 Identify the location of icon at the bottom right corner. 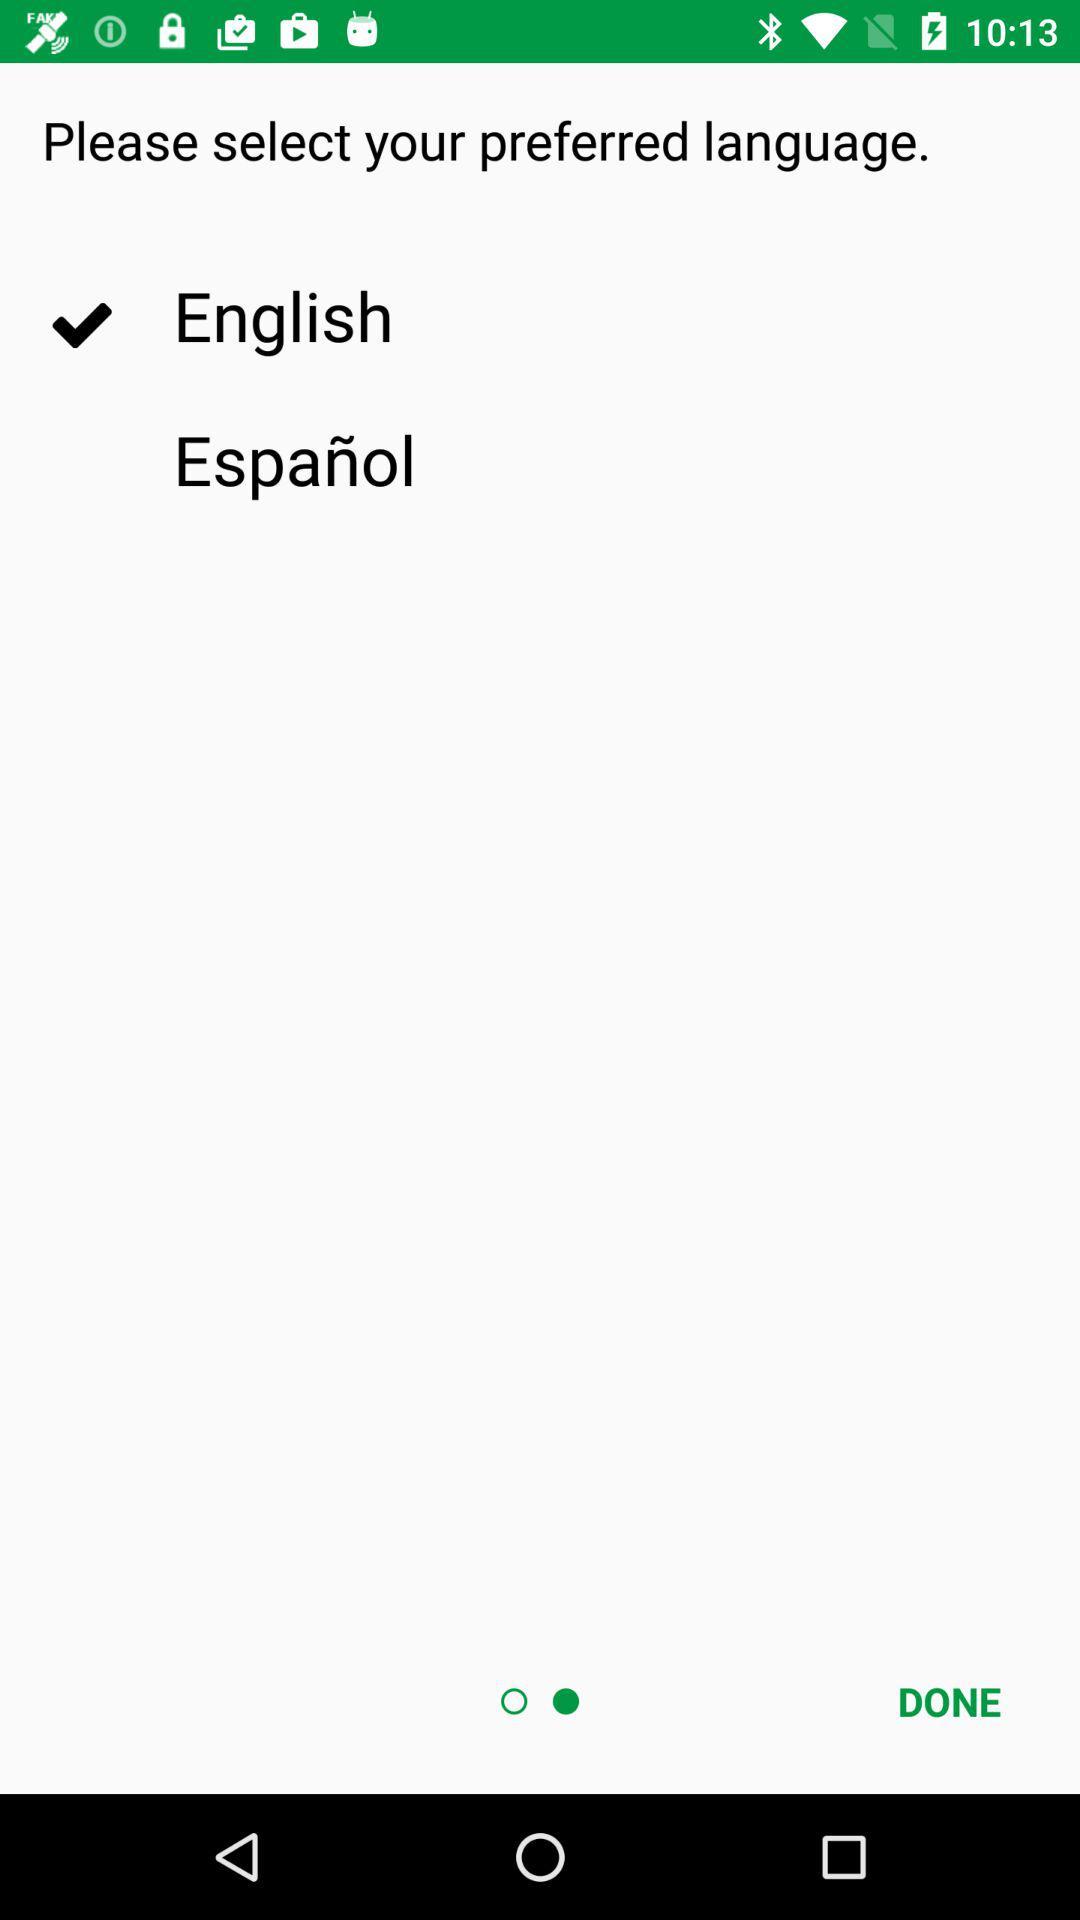
(948, 1700).